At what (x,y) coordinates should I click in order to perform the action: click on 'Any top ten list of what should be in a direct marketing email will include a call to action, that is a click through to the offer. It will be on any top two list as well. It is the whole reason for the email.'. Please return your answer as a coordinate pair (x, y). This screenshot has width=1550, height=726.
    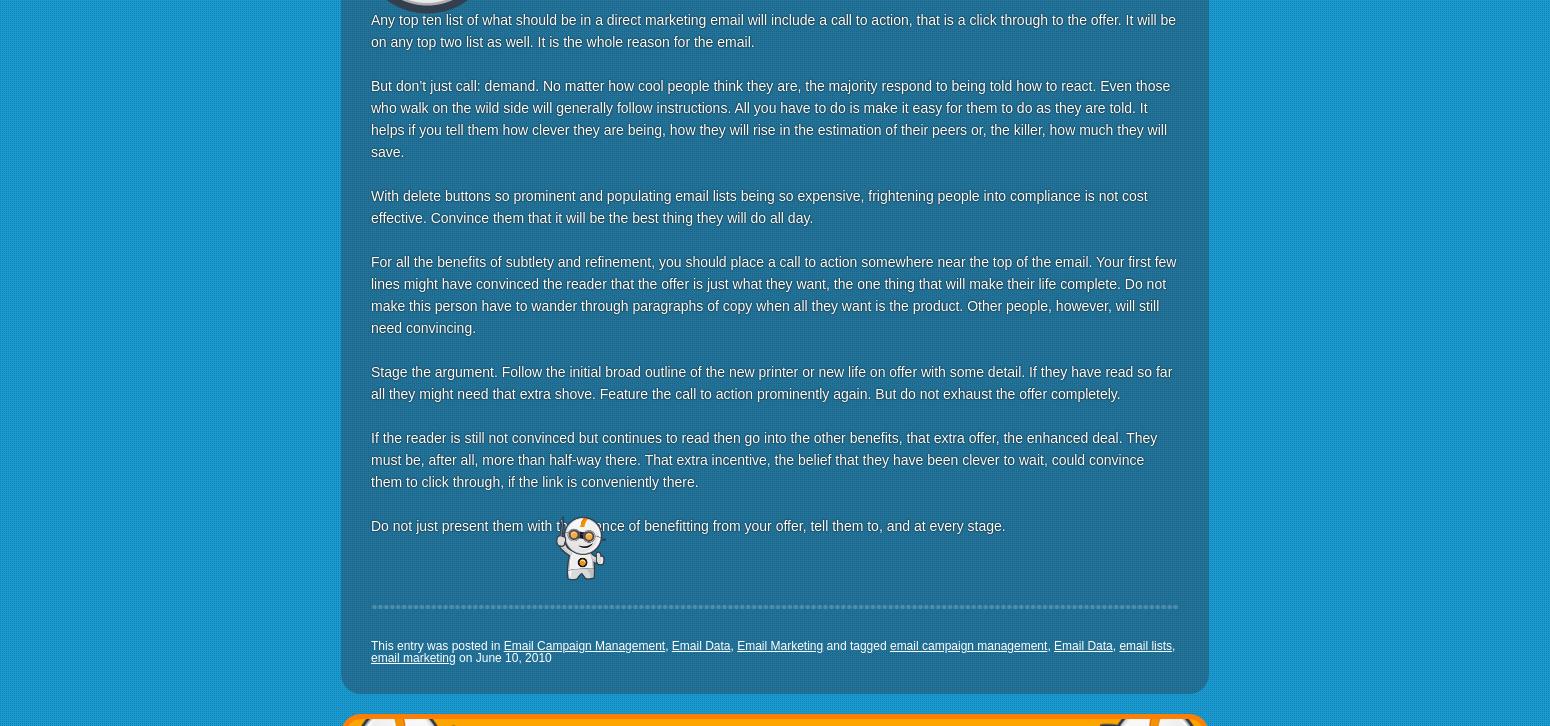
    Looking at the image, I should click on (773, 31).